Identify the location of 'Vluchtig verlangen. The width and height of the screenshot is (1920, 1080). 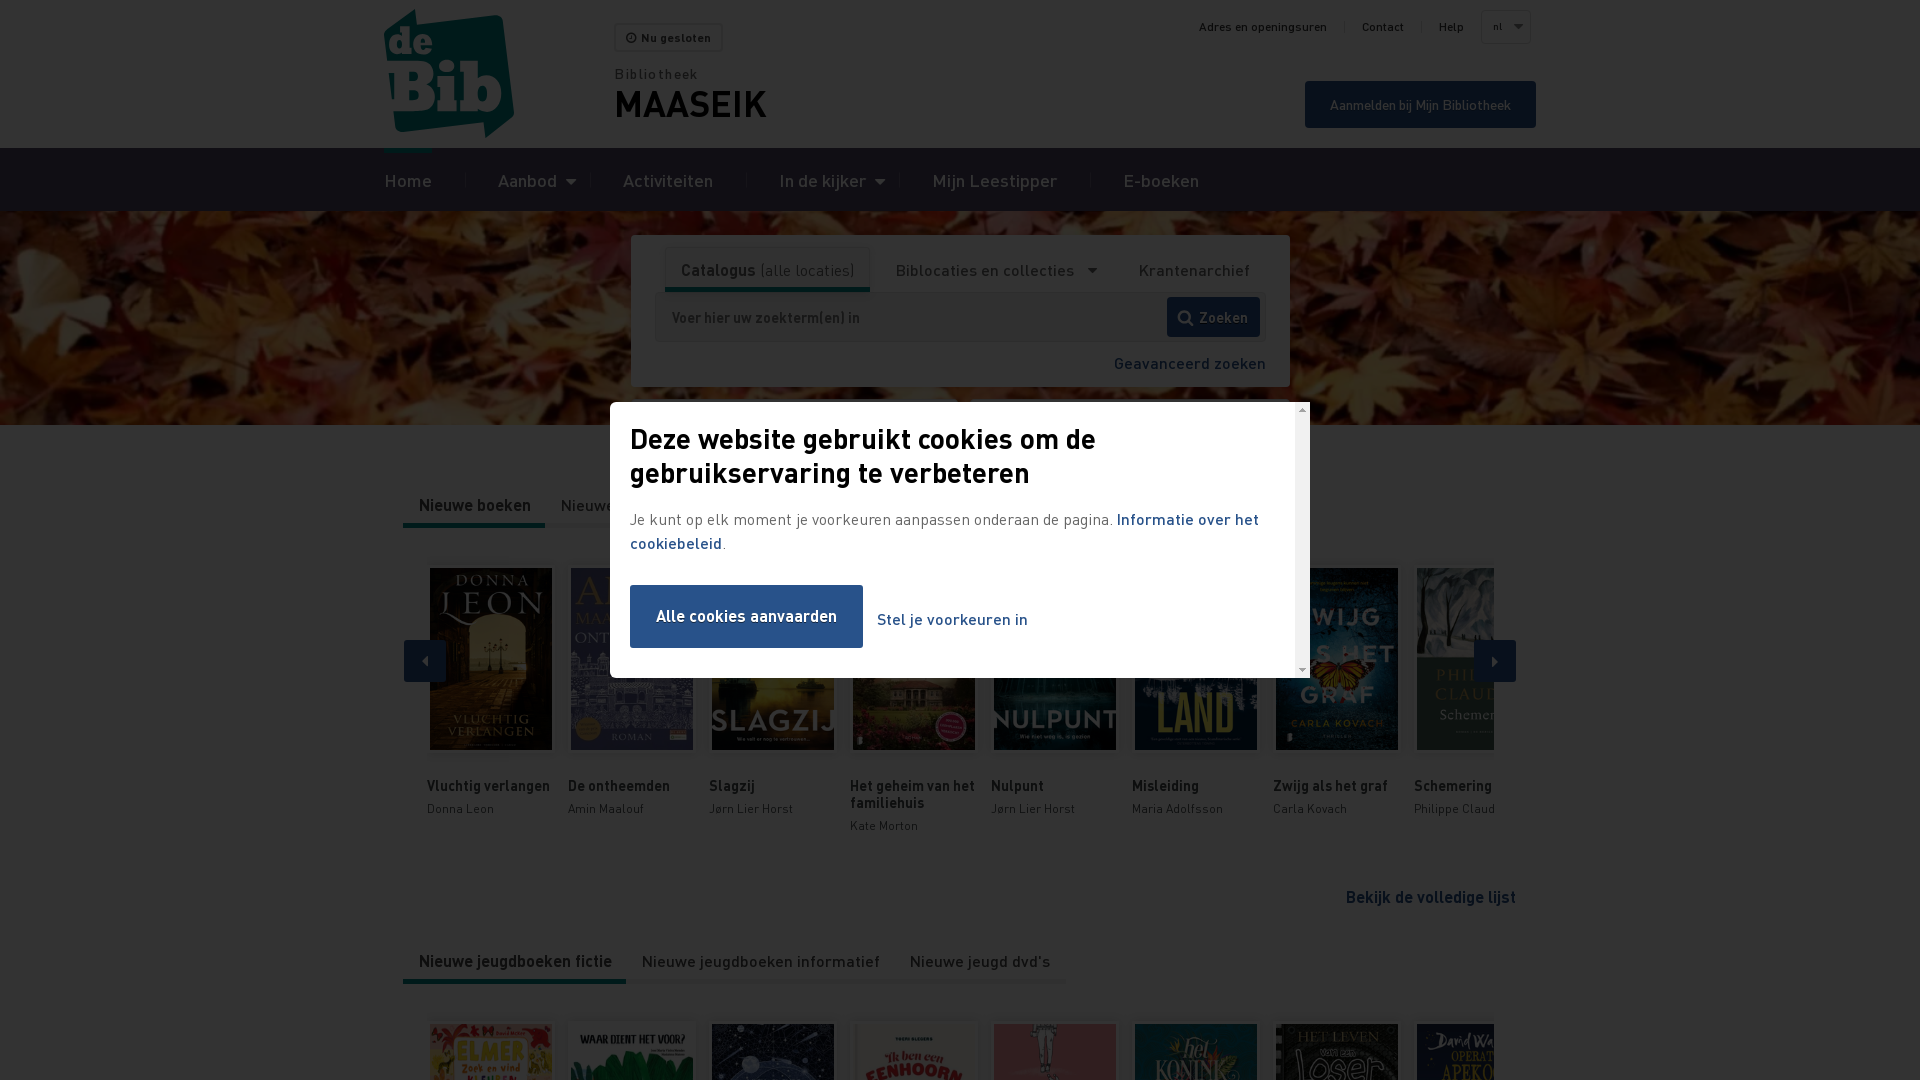
(489, 690).